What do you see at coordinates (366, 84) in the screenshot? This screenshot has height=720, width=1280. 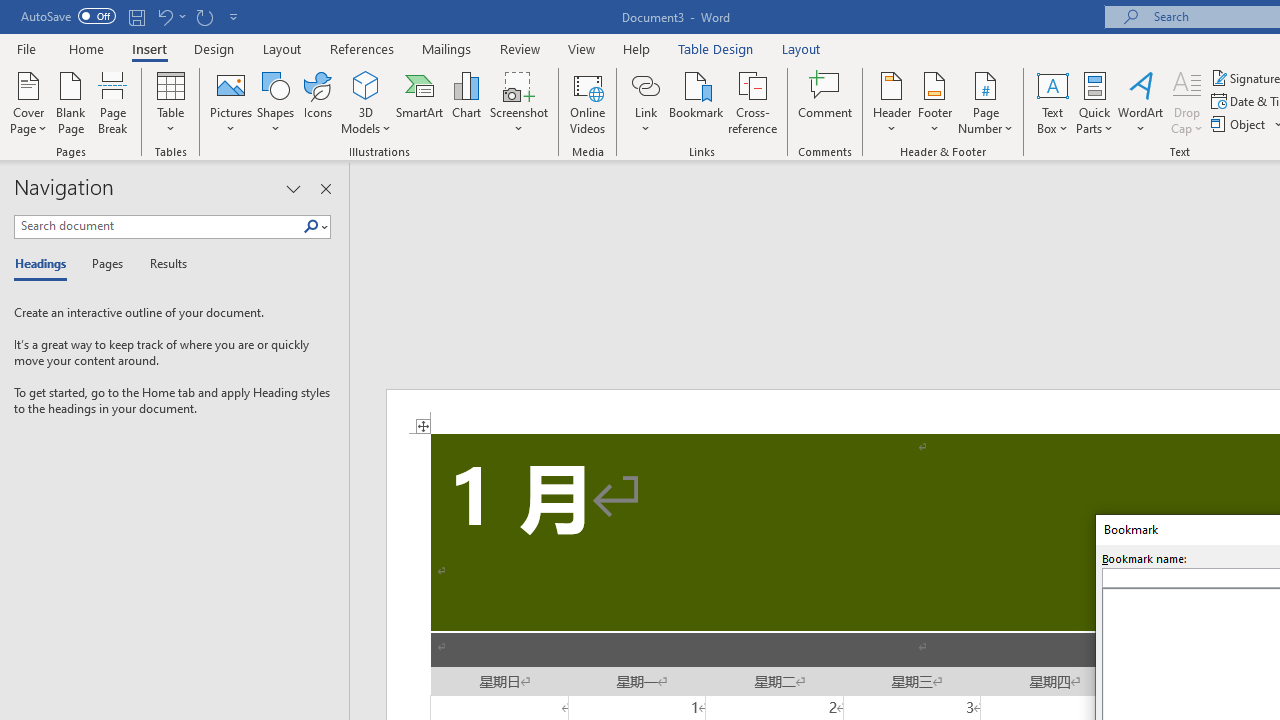 I see `'3D Models'` at bounding box center [366, 84].